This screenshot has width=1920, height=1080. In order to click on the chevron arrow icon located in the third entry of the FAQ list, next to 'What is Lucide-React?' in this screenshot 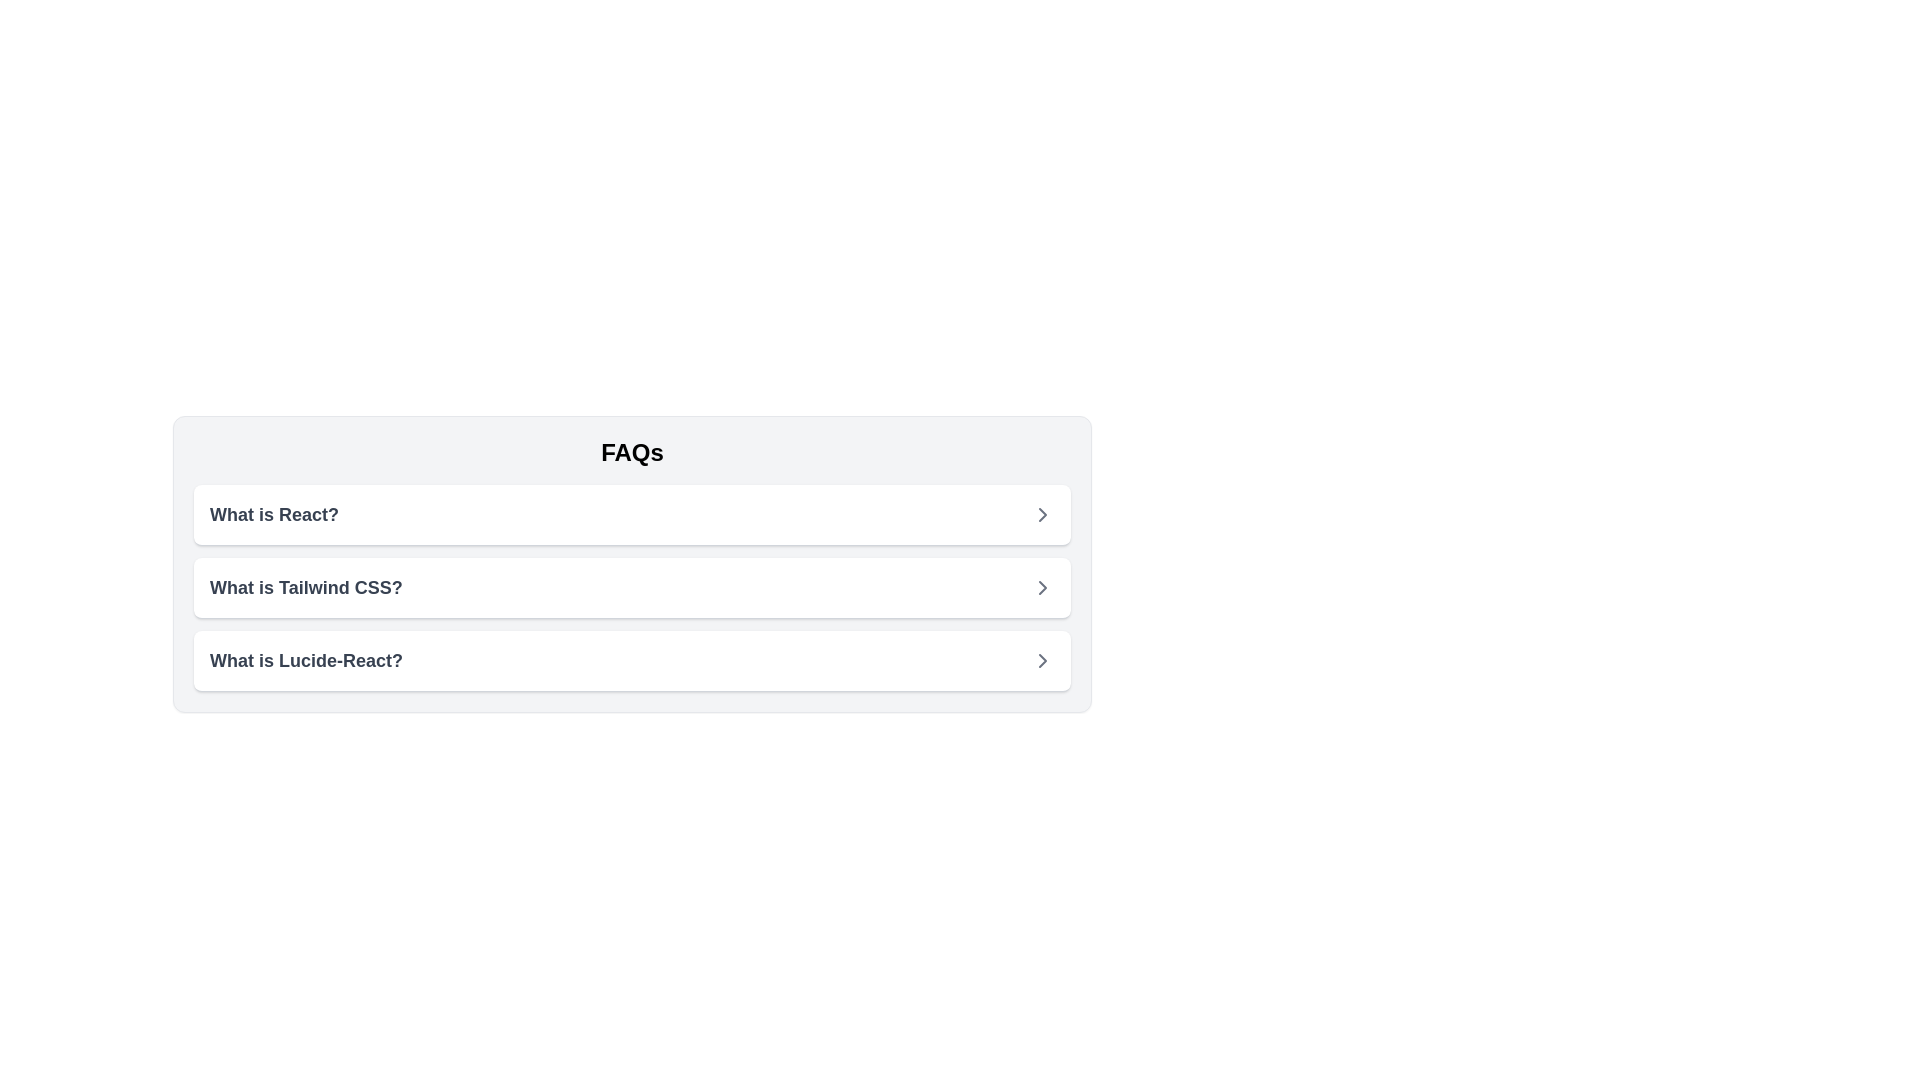, I will do `click(1041, 660)`.